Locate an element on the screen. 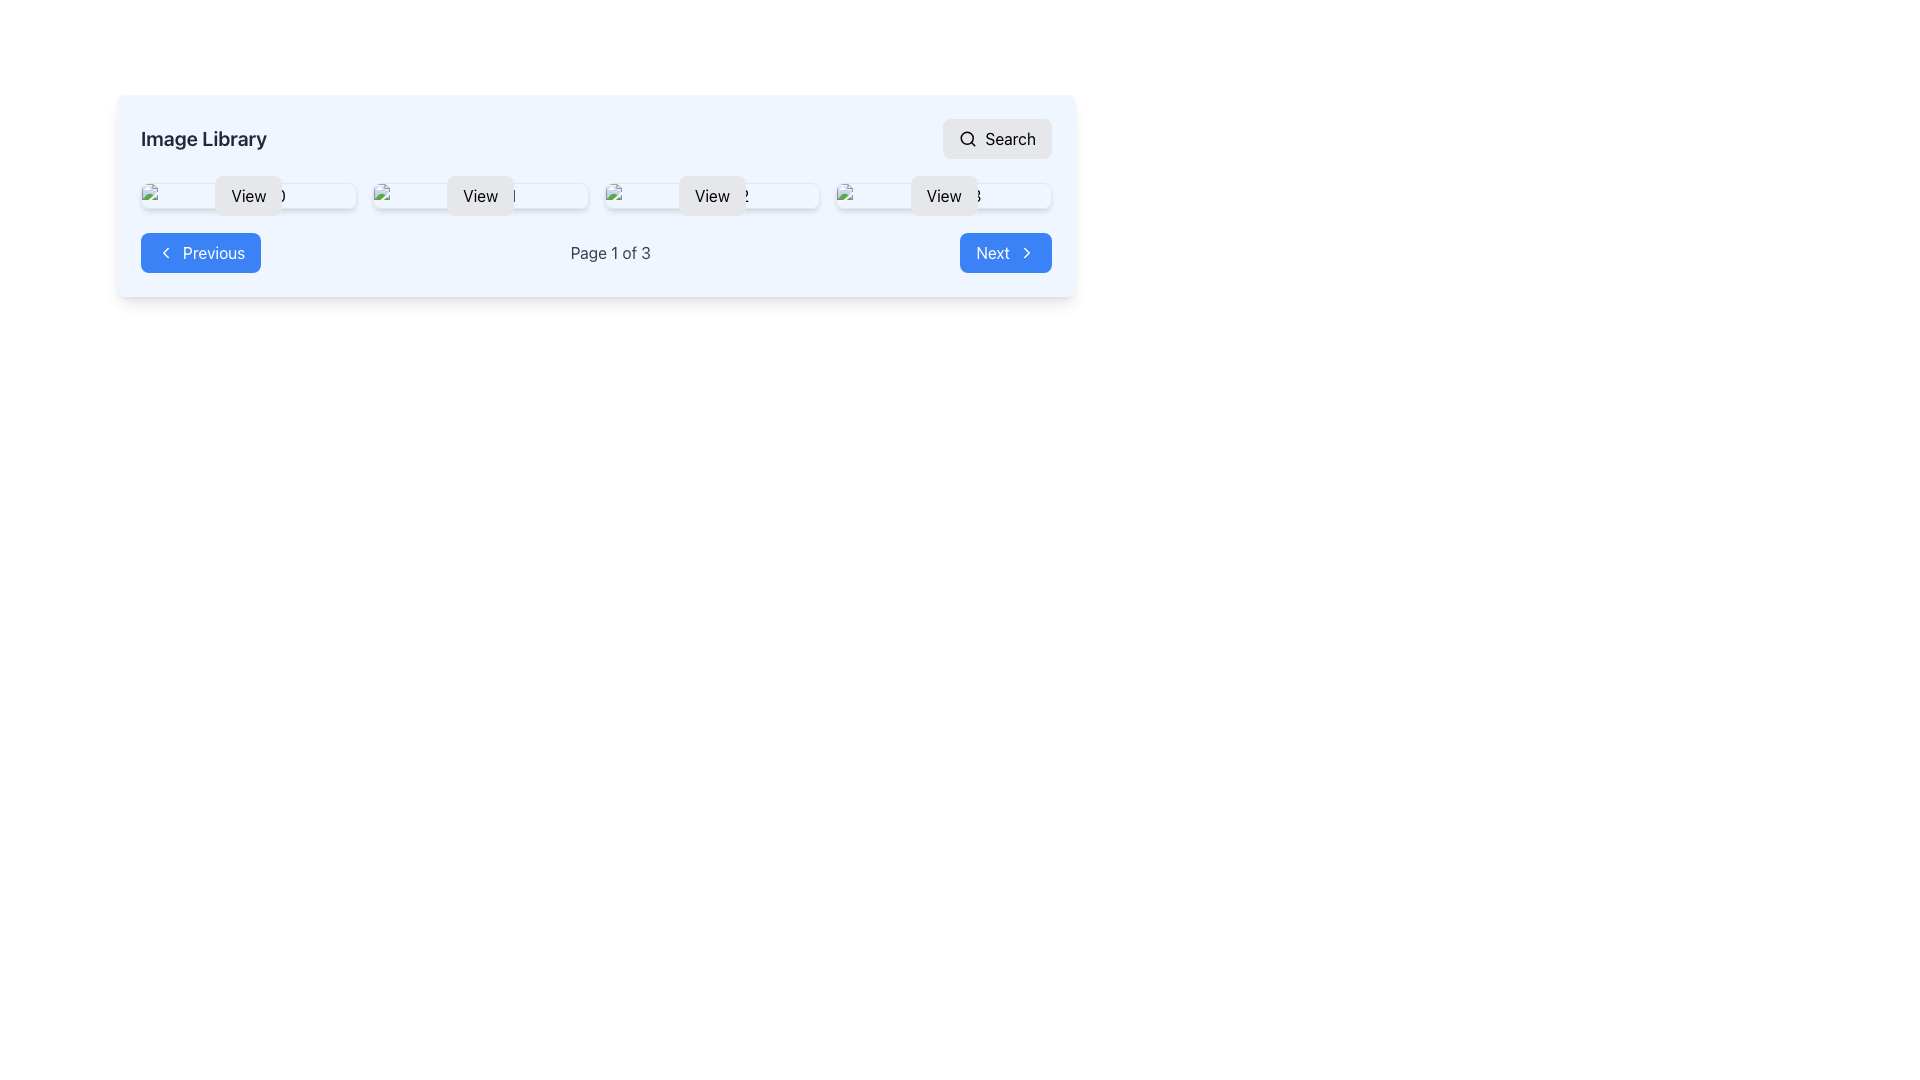 The image size is (1920, 1080). the graphical indicator icon that reinforces the 'Next' action, located at the far-right end of the 'Next' button in the bottom-right corner of the main interface is located at coordinates (1027, 252).